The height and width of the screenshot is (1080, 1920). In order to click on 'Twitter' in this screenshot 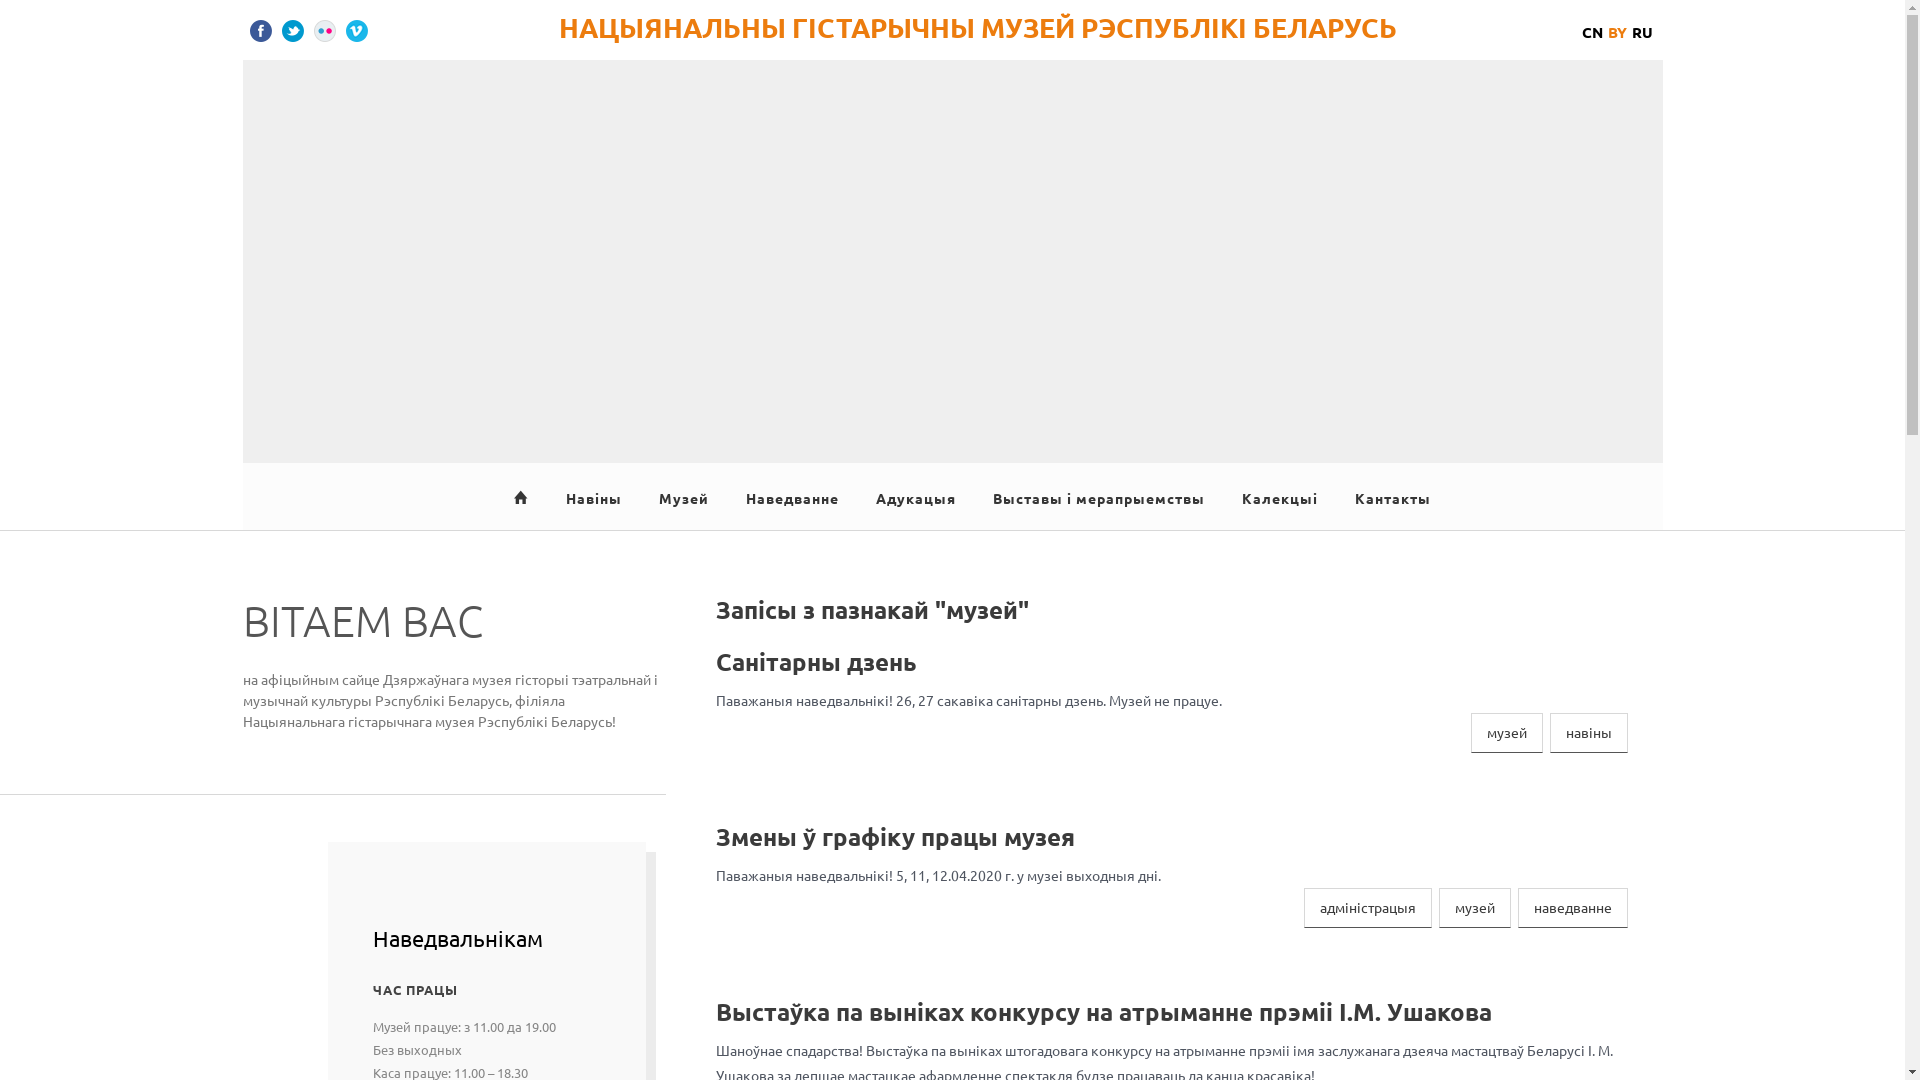, I will do `click(291, 30)`.